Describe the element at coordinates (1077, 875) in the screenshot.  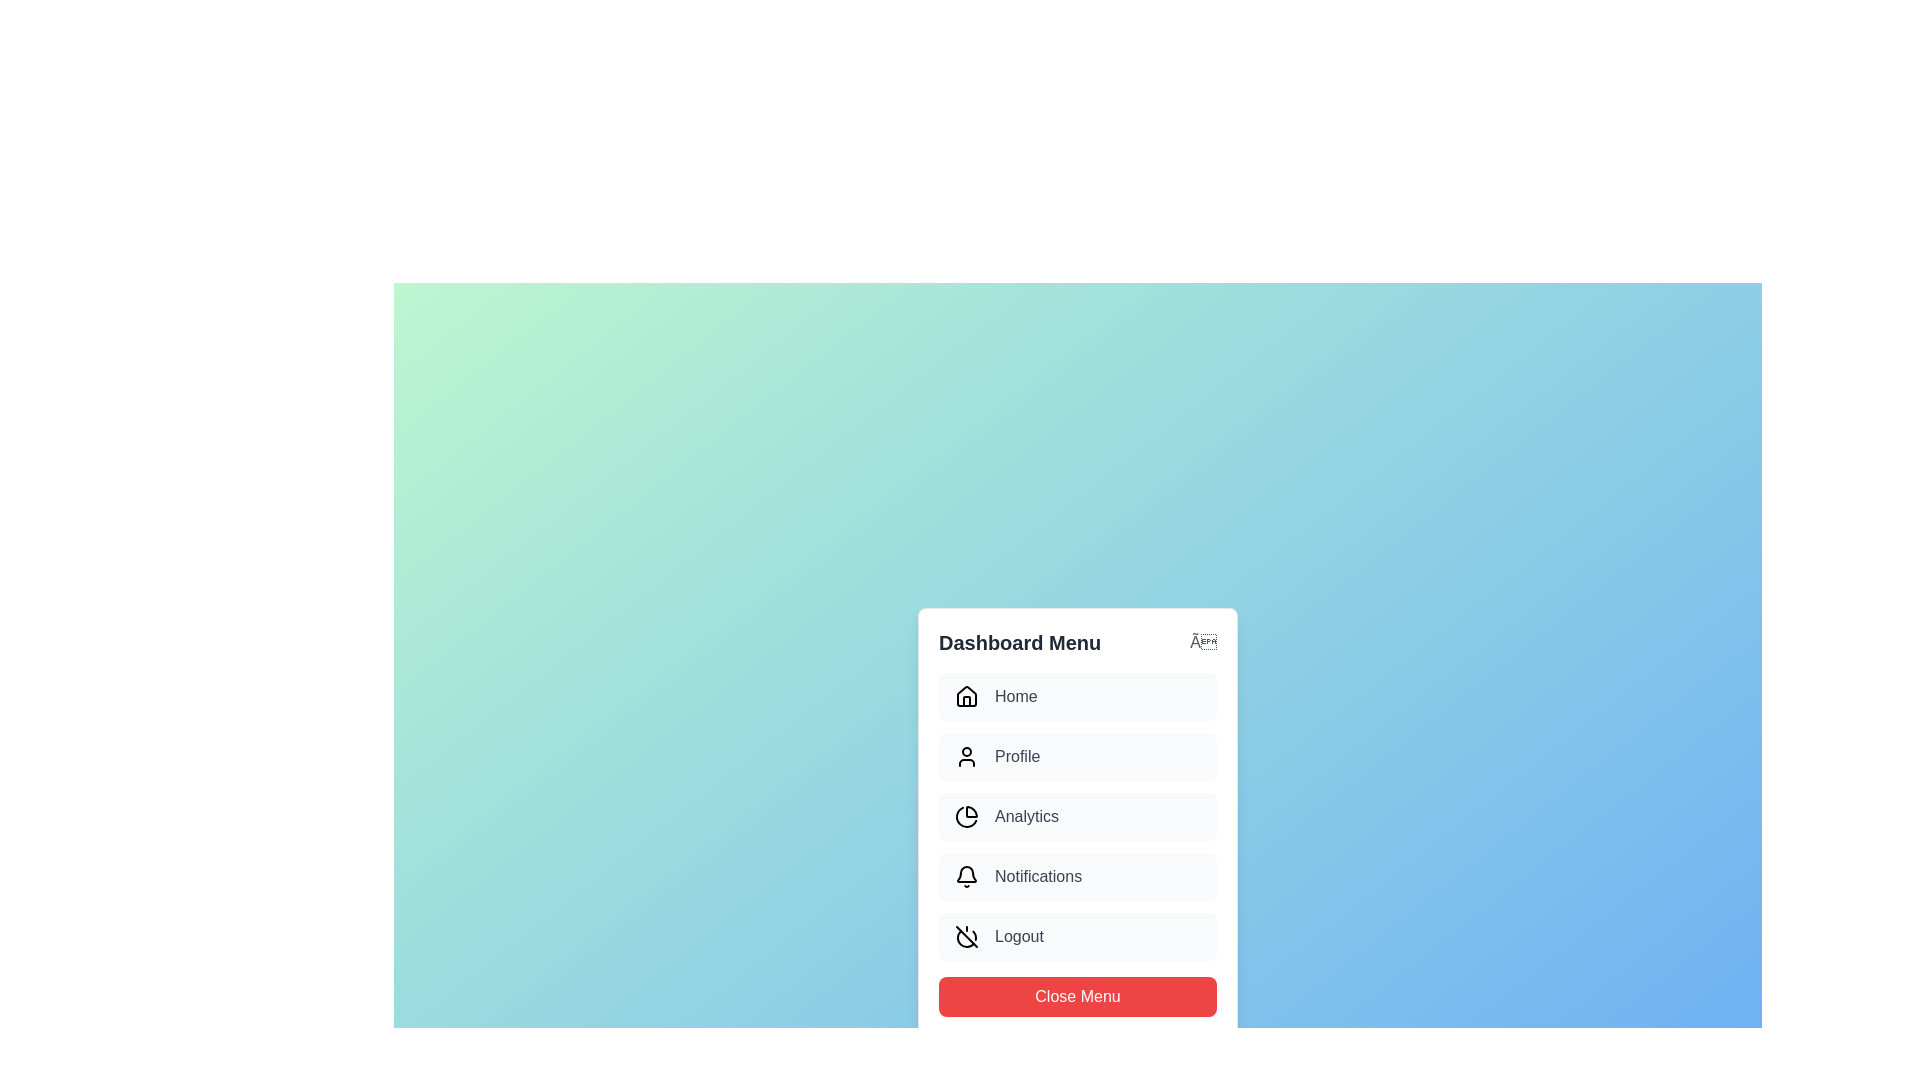
I see `the menu item labeled Notifications to inspect its icon and text label` at that location.